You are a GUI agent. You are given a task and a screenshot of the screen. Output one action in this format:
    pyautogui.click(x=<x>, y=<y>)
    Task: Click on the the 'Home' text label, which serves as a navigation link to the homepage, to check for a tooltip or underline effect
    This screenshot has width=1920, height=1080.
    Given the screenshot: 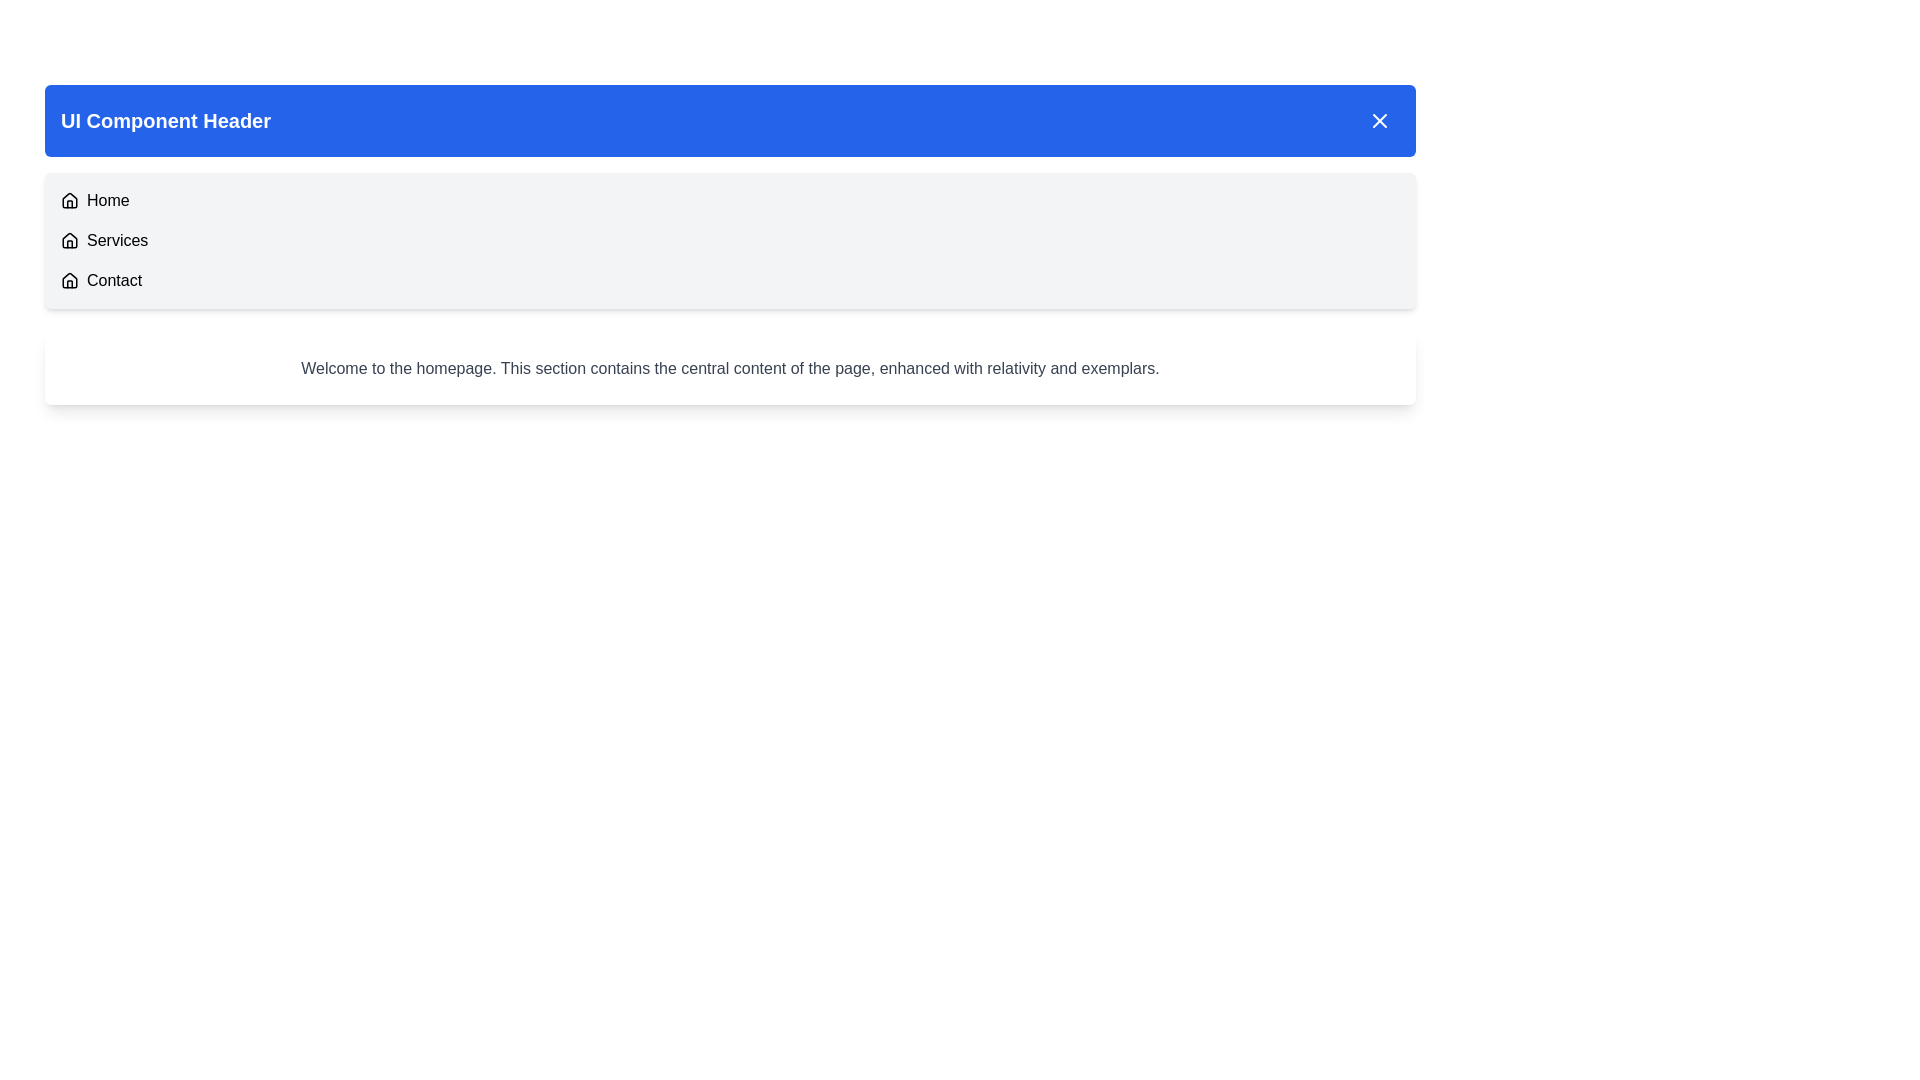 What is the action you would take?
    pyautogui.click(x=107, y=200)
    